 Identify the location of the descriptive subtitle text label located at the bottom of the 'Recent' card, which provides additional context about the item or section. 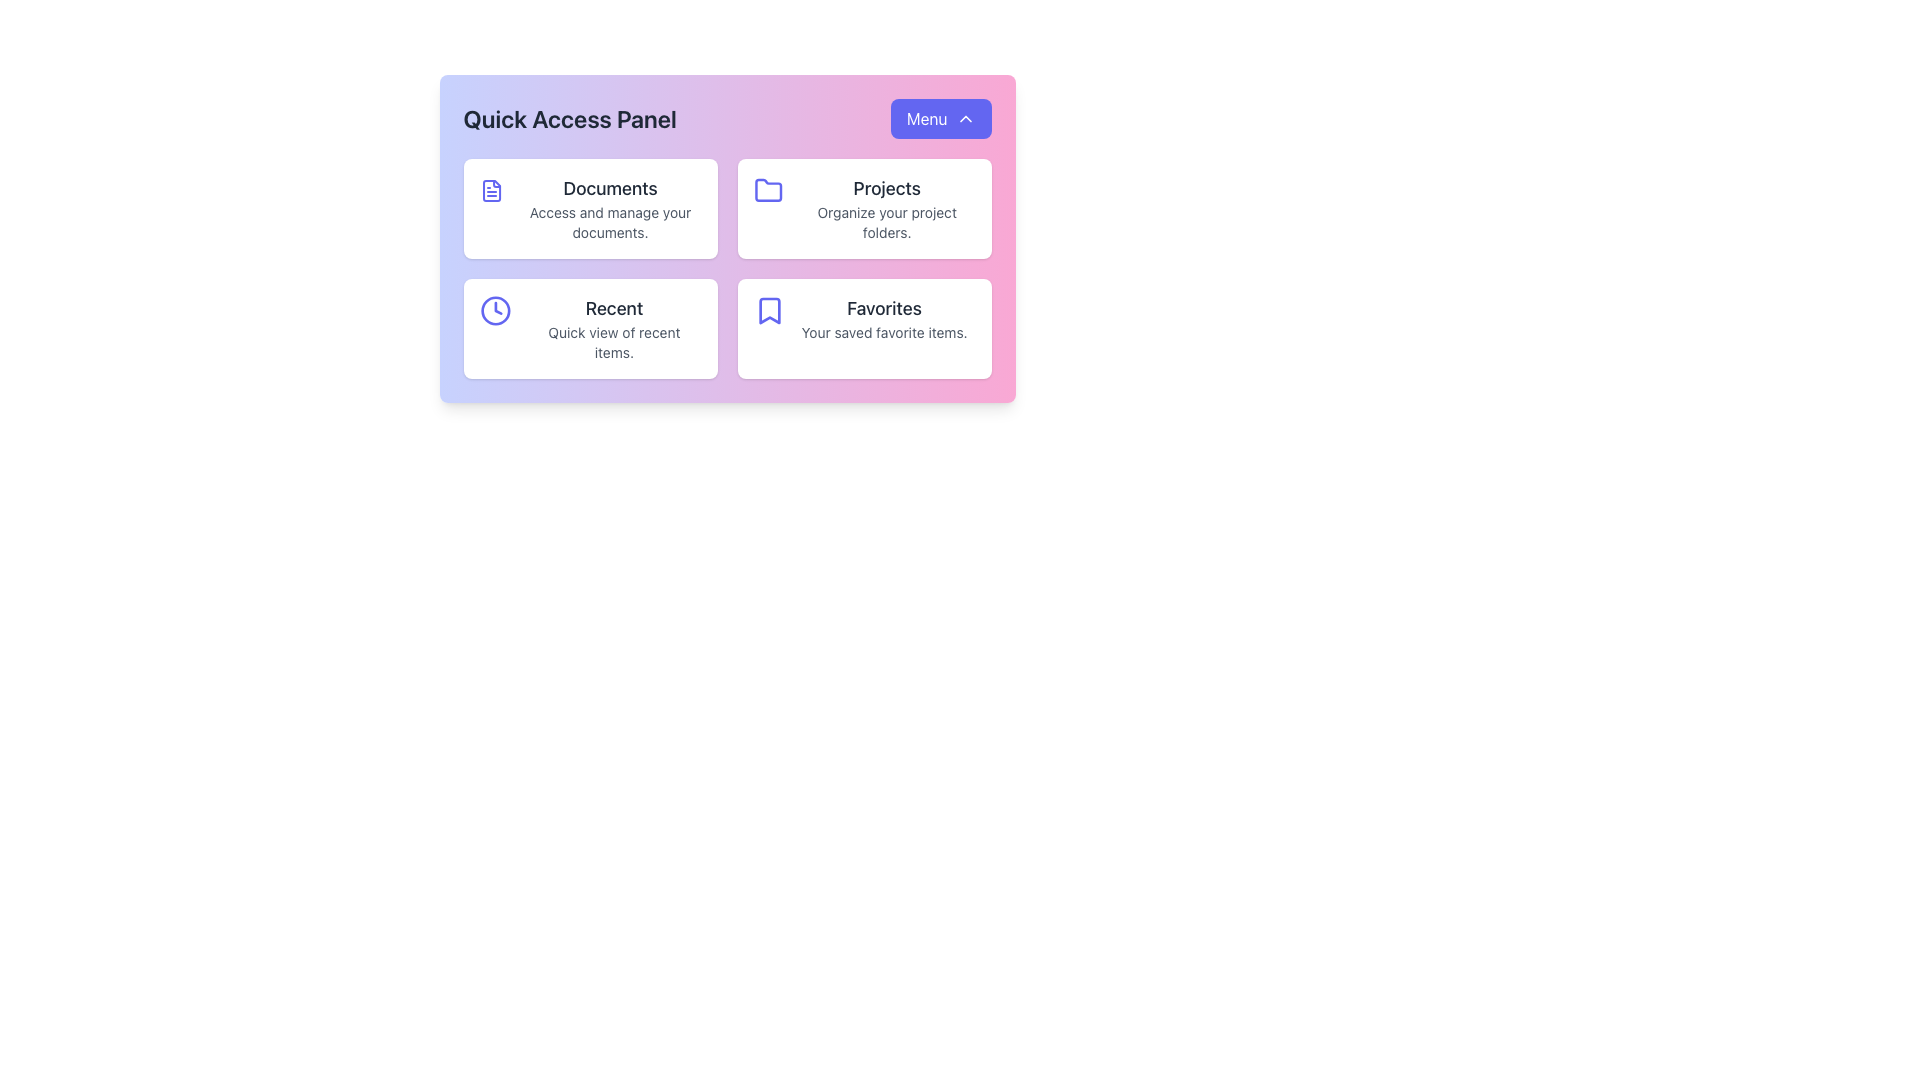
(613, 342).